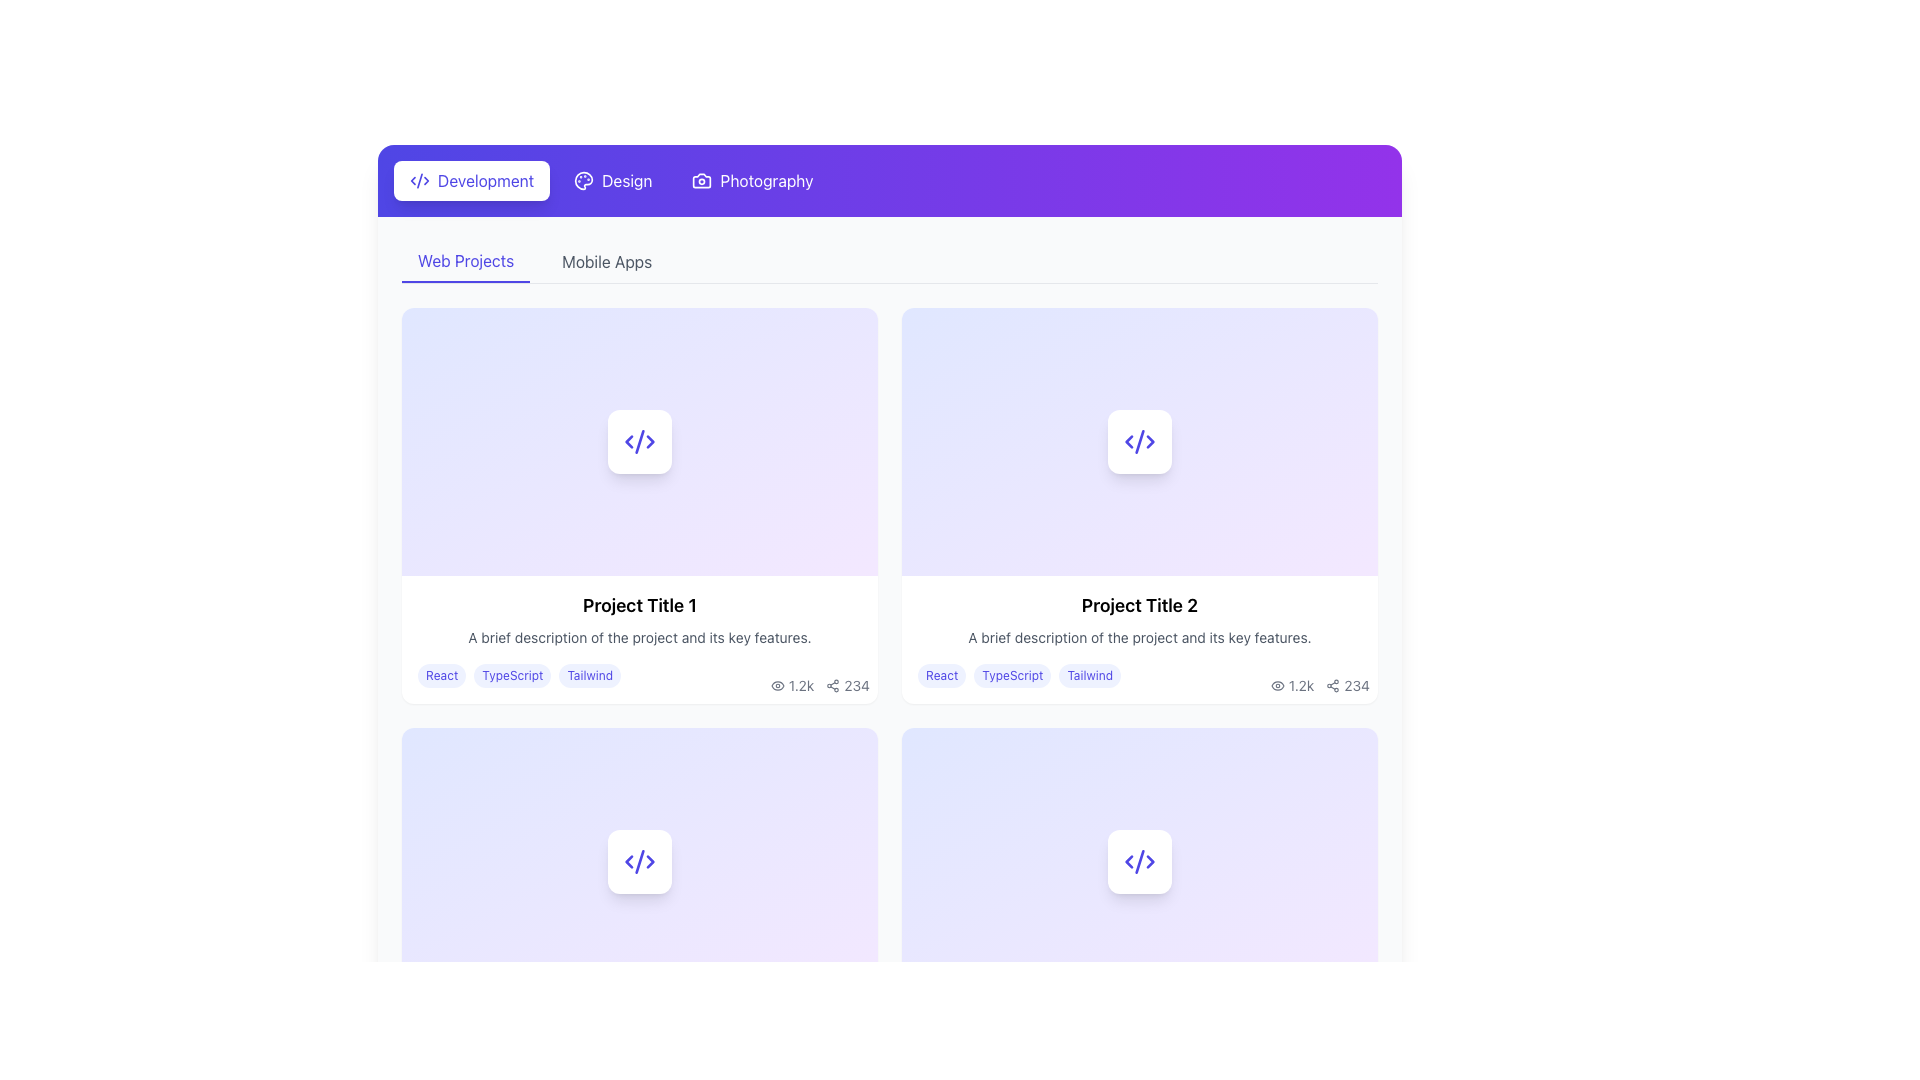  Describe the element at coordinates (752, 181) in the screenshot. I see `the 'Photography' button, which is the third button in the purple navigation bar` at that location.